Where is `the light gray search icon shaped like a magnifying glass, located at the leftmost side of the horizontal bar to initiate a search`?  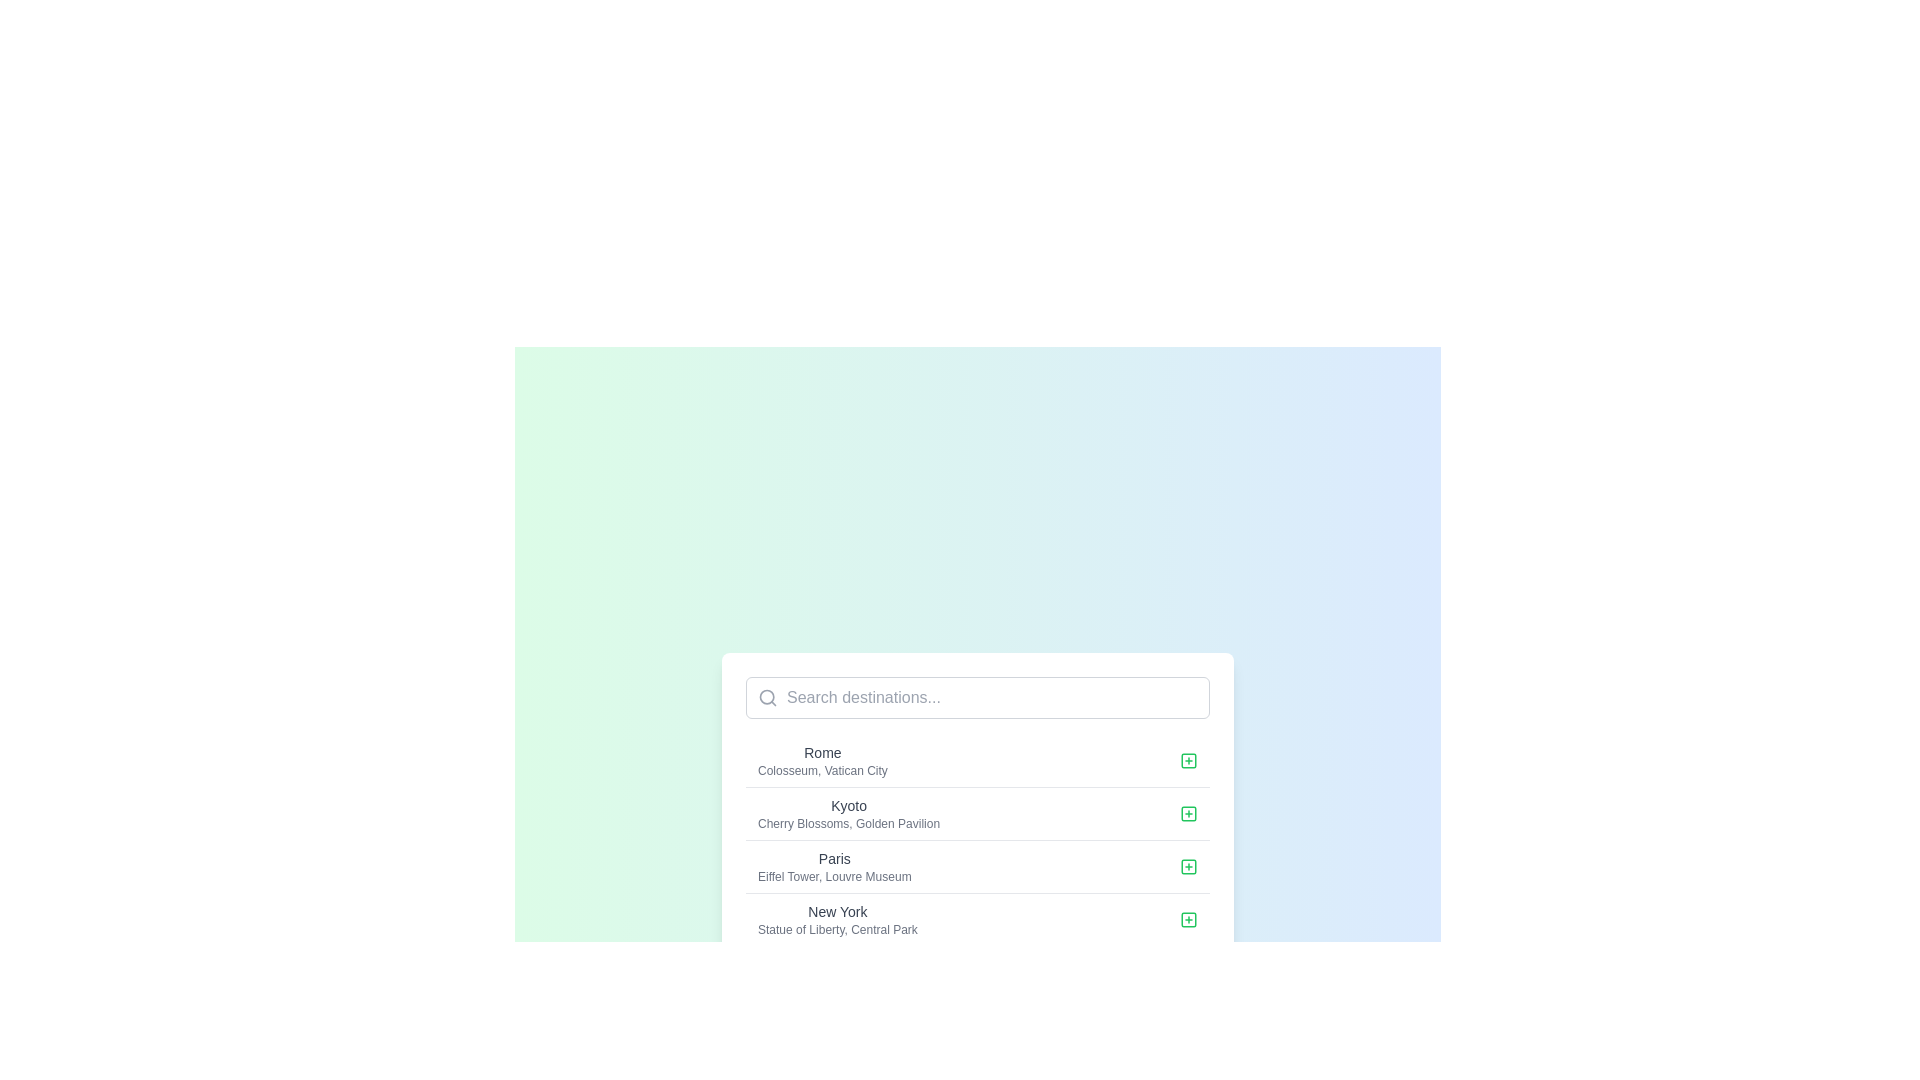
the light gray search icon shaped like a magnifying glass, located at the leftmost side of the horizontal bar to initiate a search is located at coordinates (767, 697).